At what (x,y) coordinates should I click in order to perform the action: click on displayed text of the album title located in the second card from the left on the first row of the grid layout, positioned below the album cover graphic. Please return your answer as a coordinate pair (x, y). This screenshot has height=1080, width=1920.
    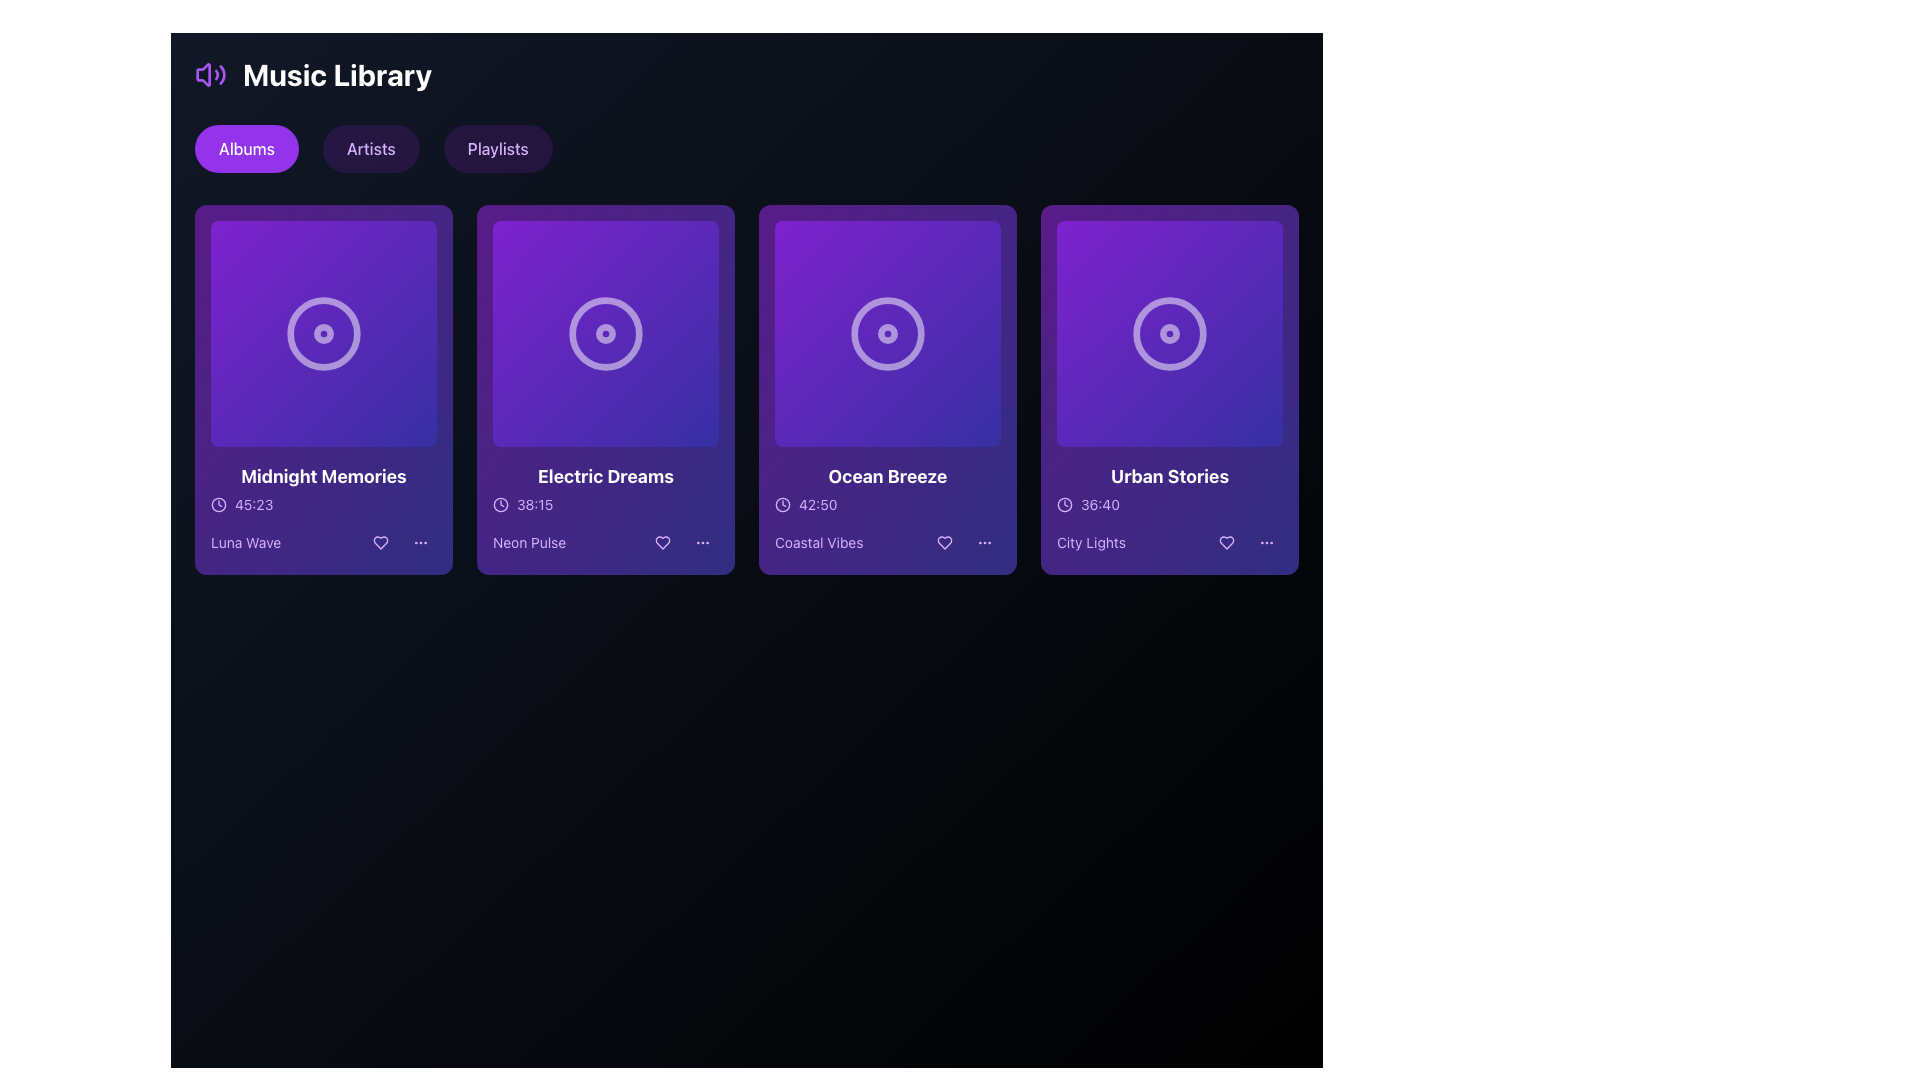
    Looking at the image, I should click on (604, 477).